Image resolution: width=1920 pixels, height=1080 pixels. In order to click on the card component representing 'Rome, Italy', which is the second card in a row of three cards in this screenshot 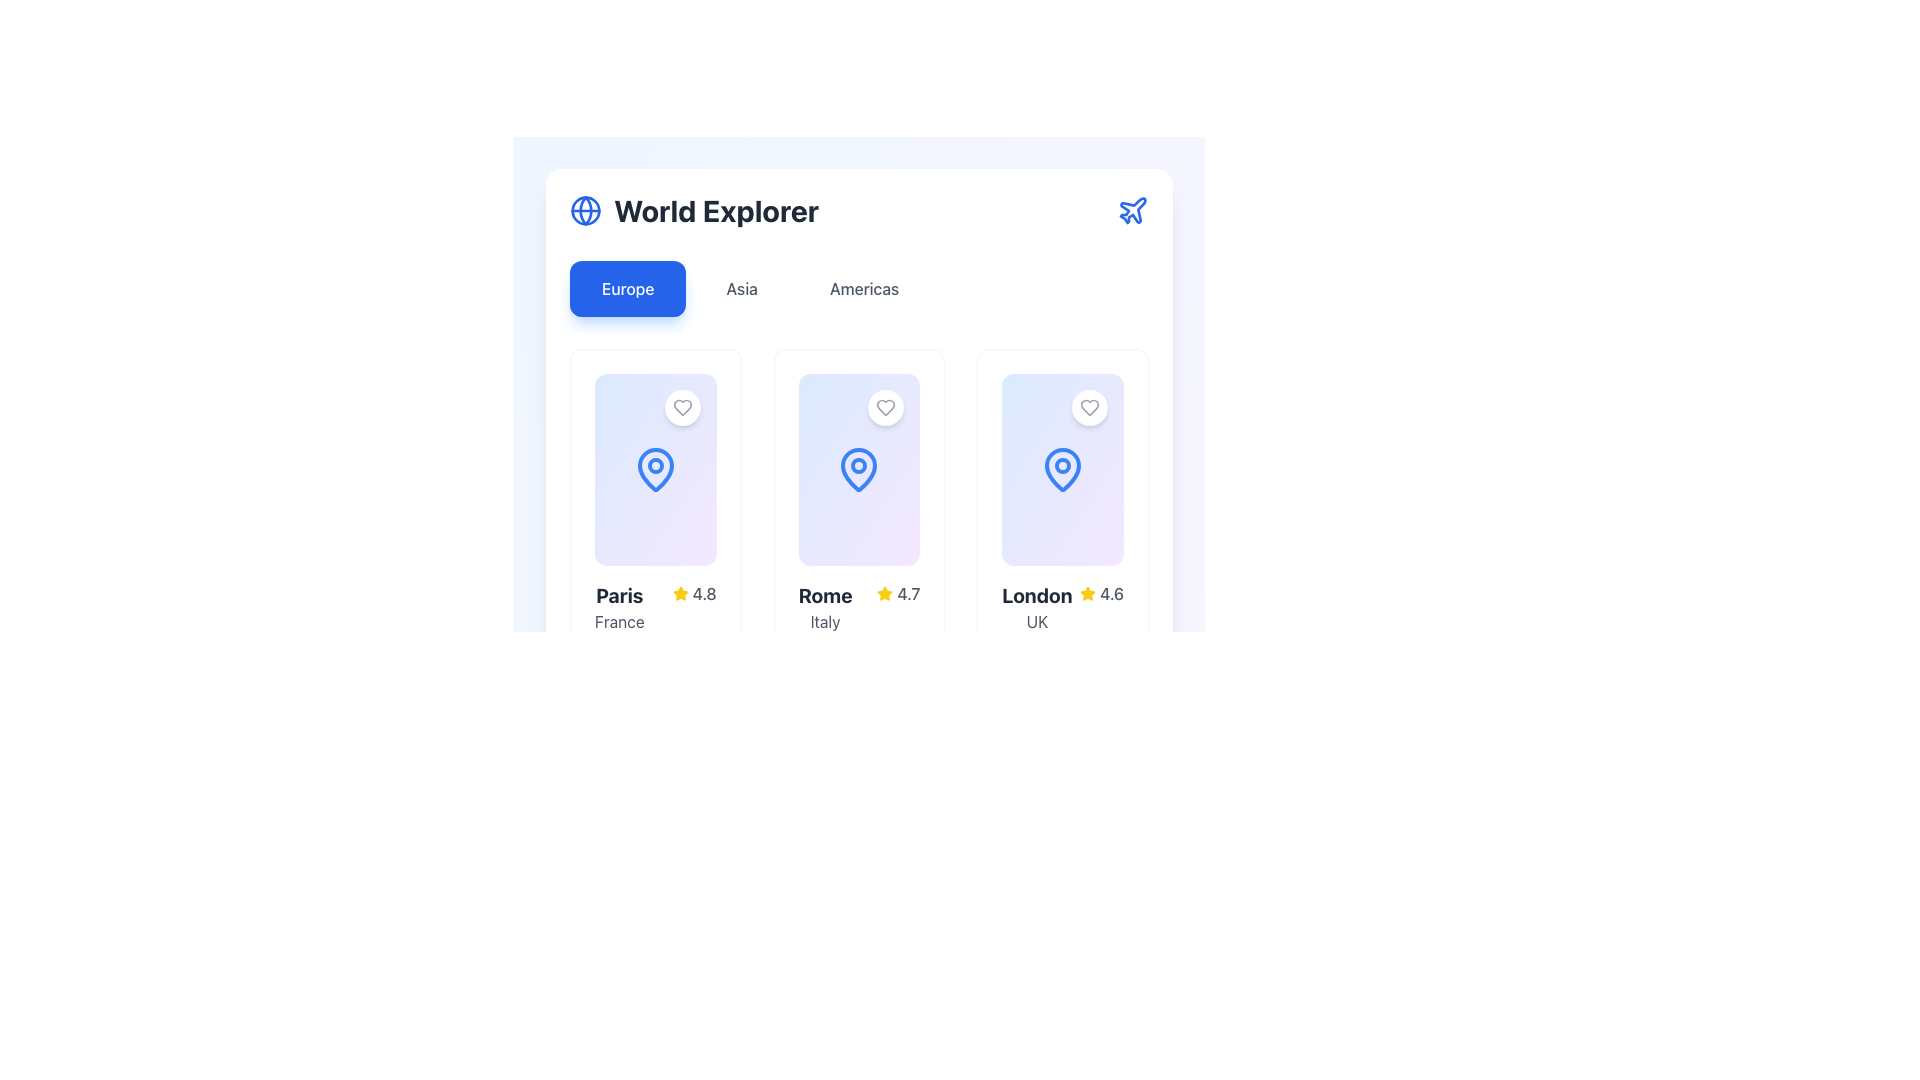, I will do `click(859, 372)`.